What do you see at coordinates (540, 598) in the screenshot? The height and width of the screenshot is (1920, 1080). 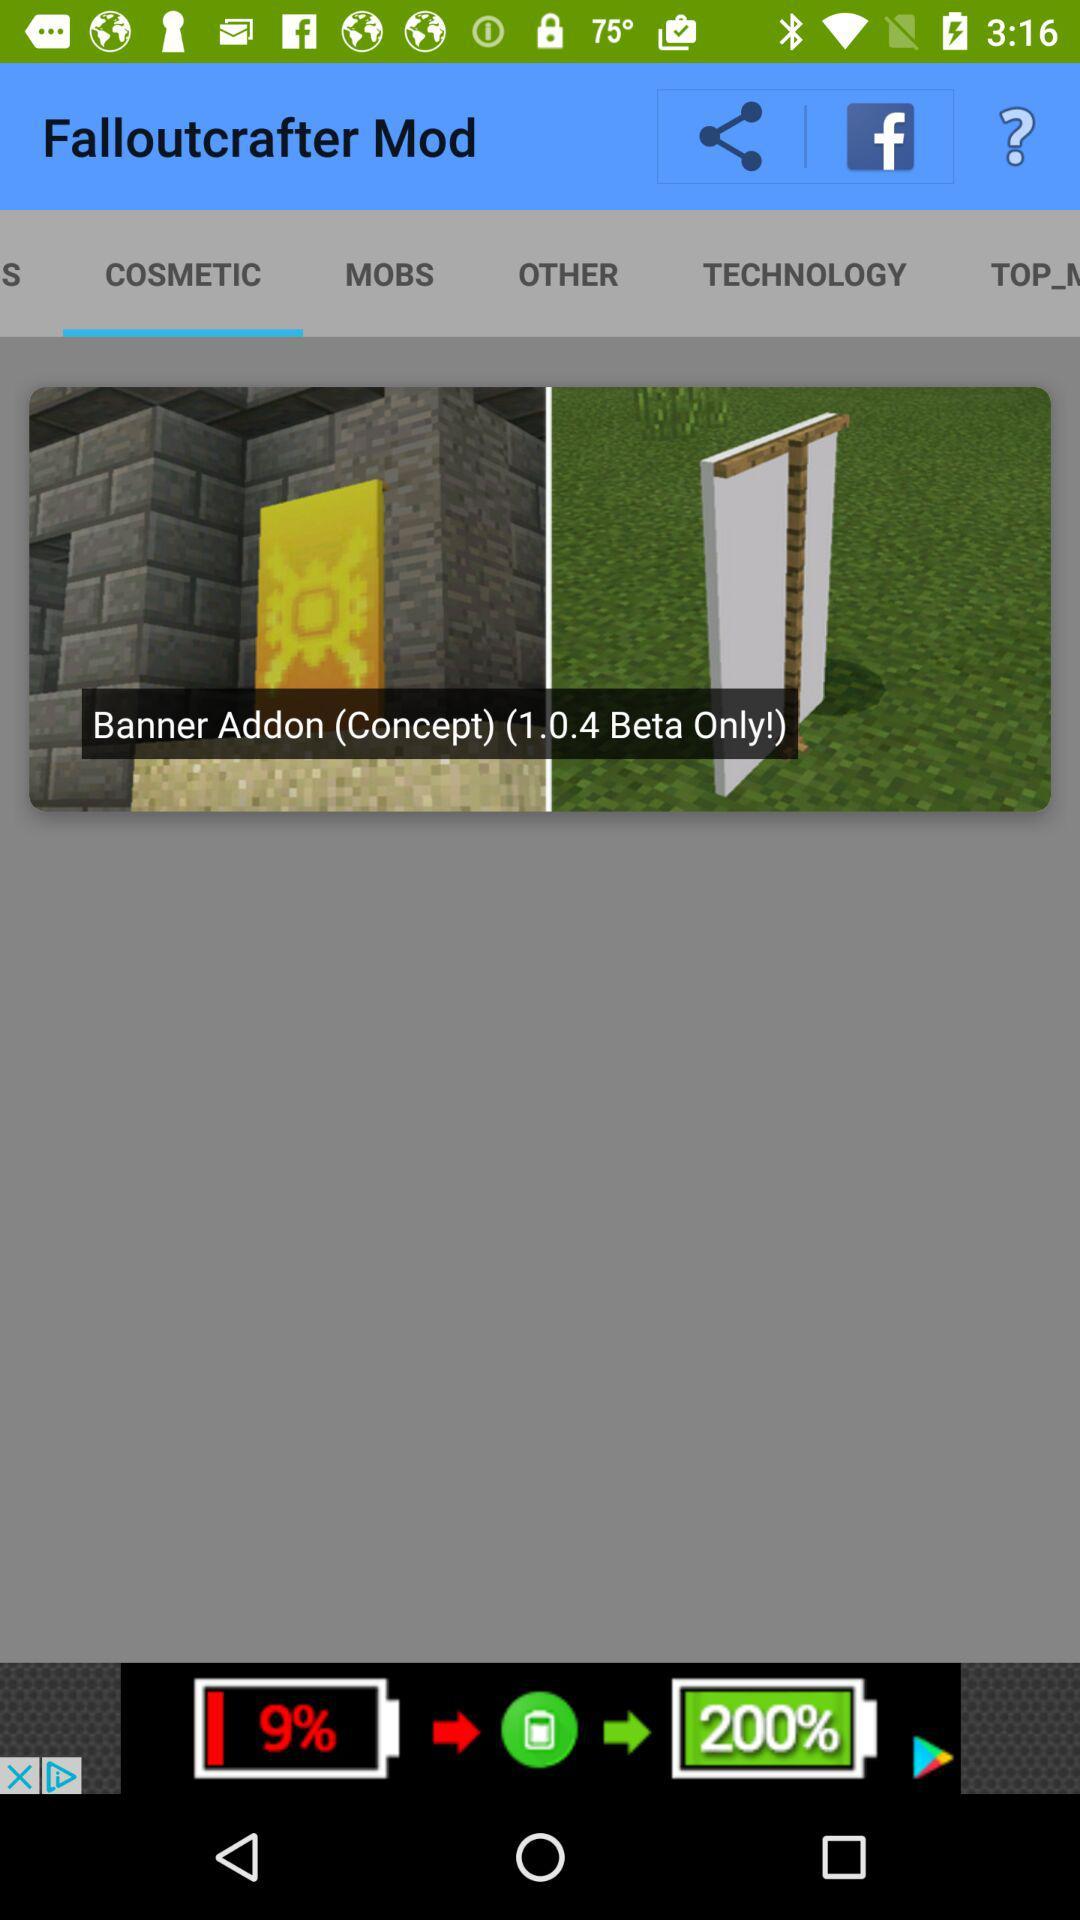 I see `the image` at bounding box center [540, 598].